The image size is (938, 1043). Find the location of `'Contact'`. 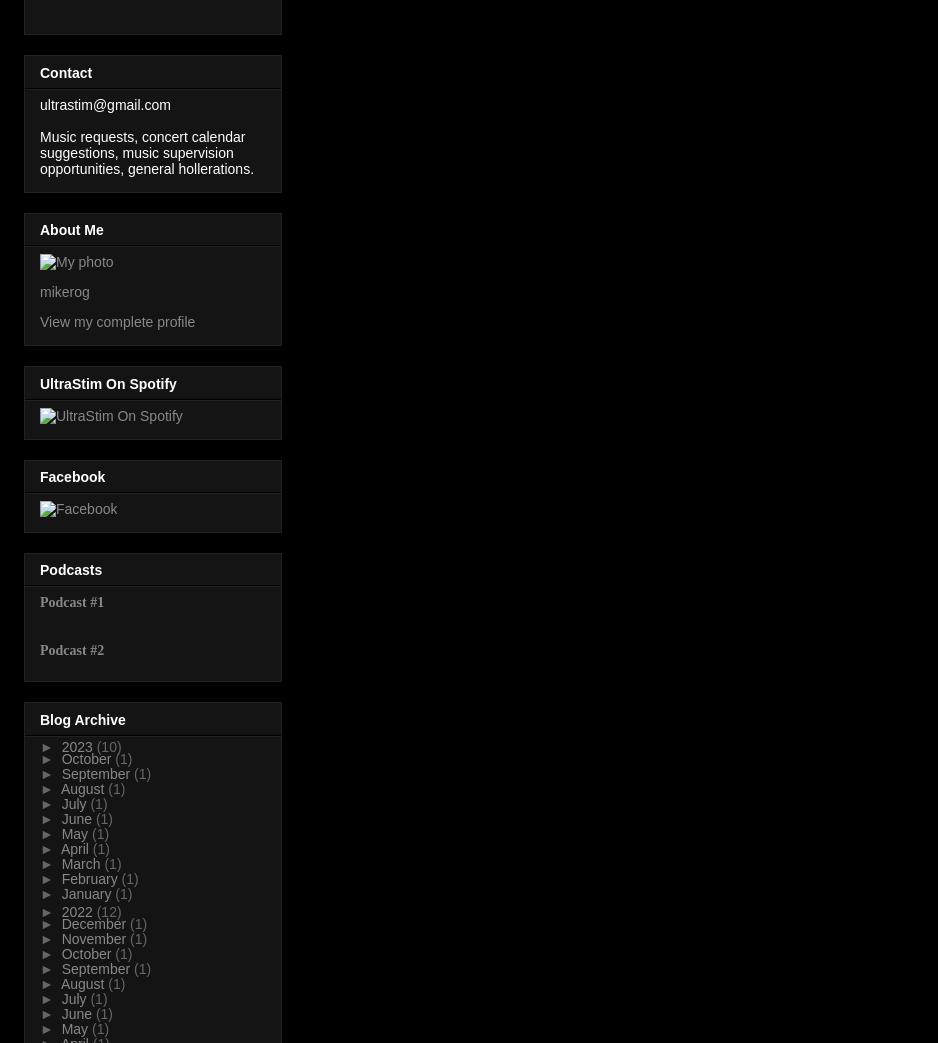

'Contact' is located at coordinates (65, 70).